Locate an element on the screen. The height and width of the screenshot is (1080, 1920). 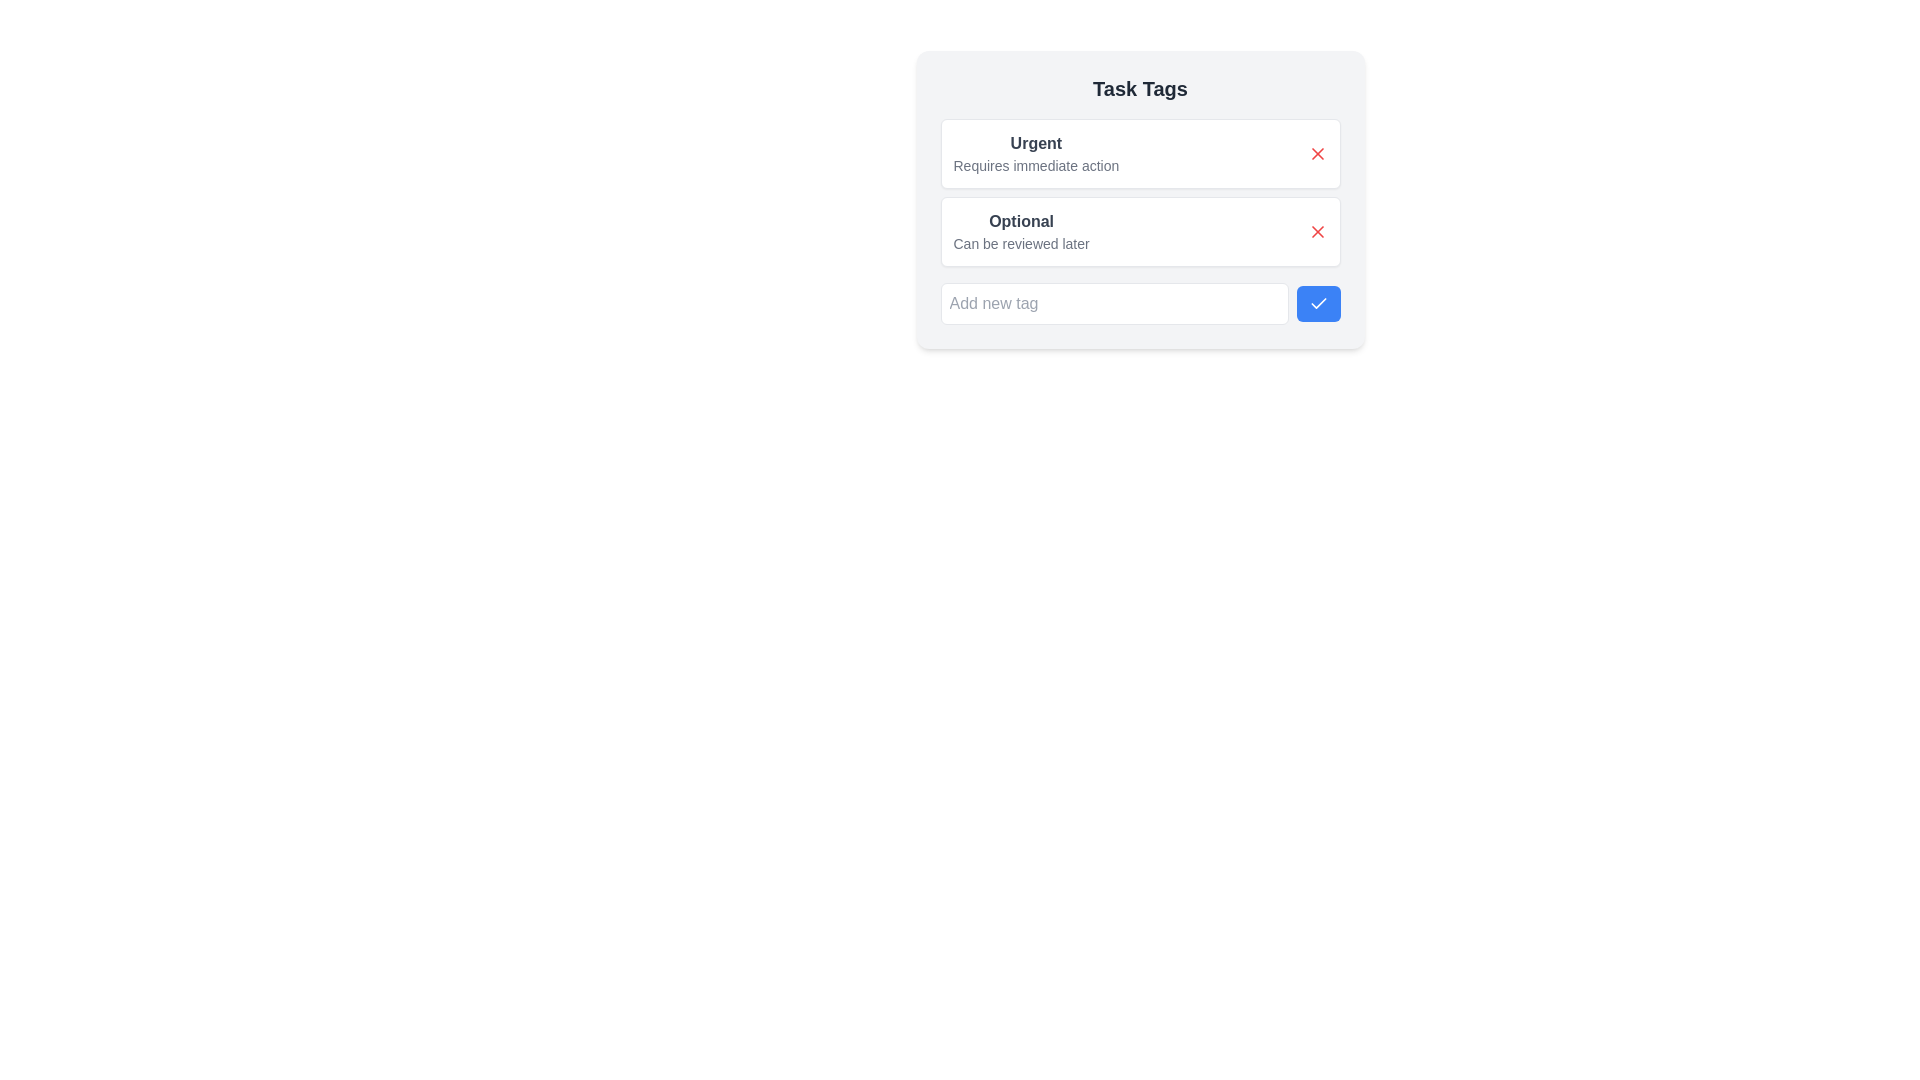
the descriptive text element located under the 'Optional' tag in the 'Task Tags' card, which provides information about optional items is located at coordinates (1021, 242).